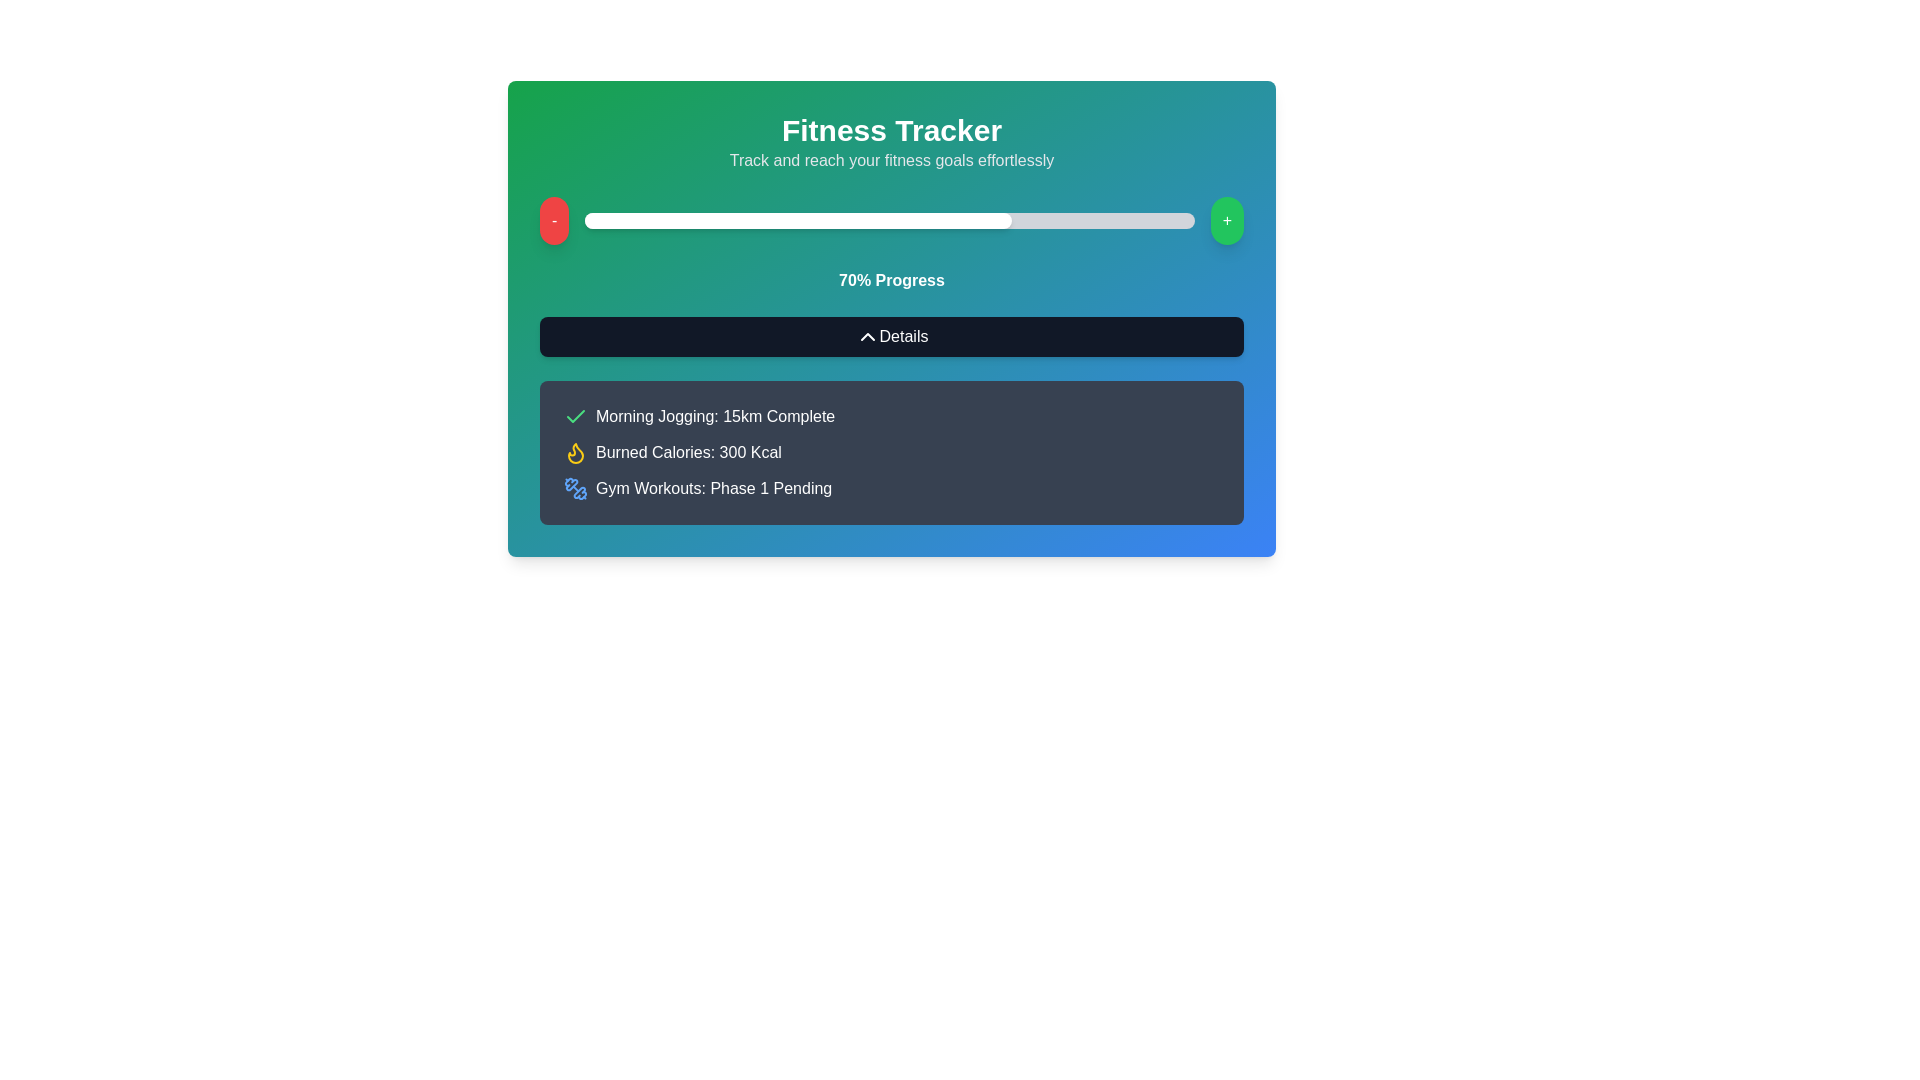 This screenshot has height=1080, width=1920. Describe the element at coordinates (1226, 220) in the screenshot. I see `the circular green button with a '+' symbol located at the extreme right of the horizontal progress bar` at that location.